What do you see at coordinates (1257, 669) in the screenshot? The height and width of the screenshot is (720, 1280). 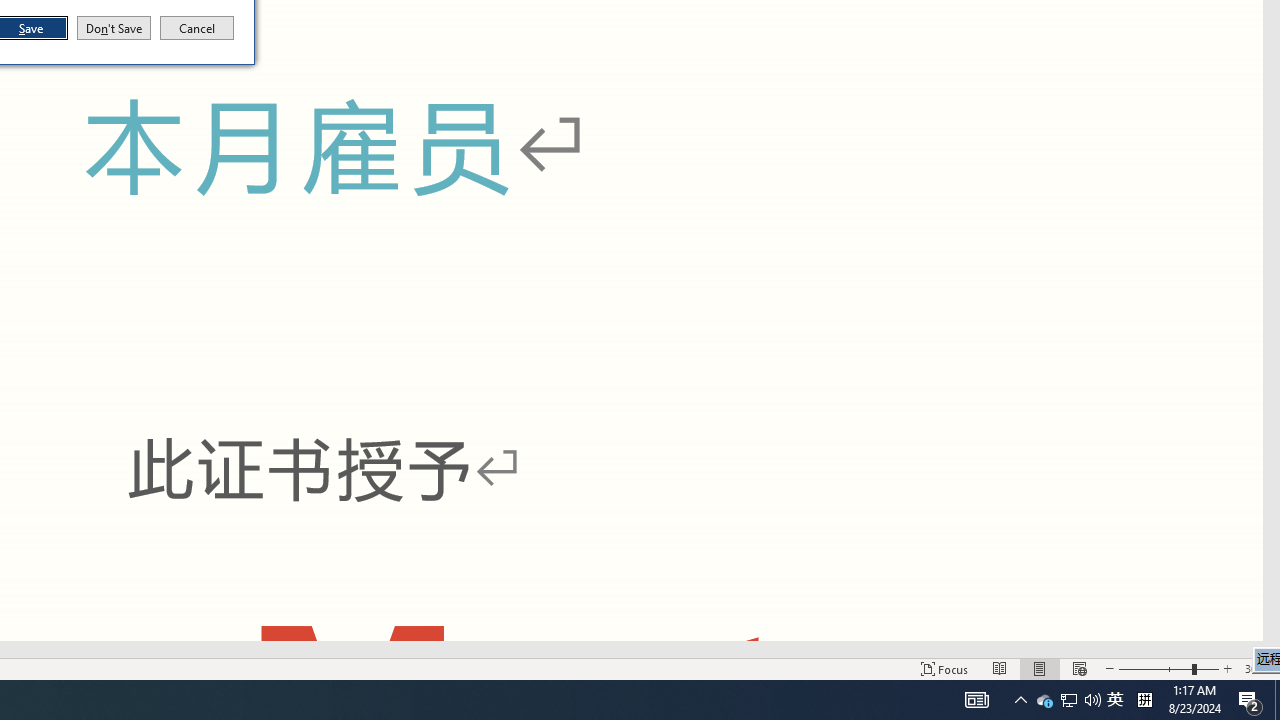 I see `'Zoom 308%'` at bounding box center [1257, 669].